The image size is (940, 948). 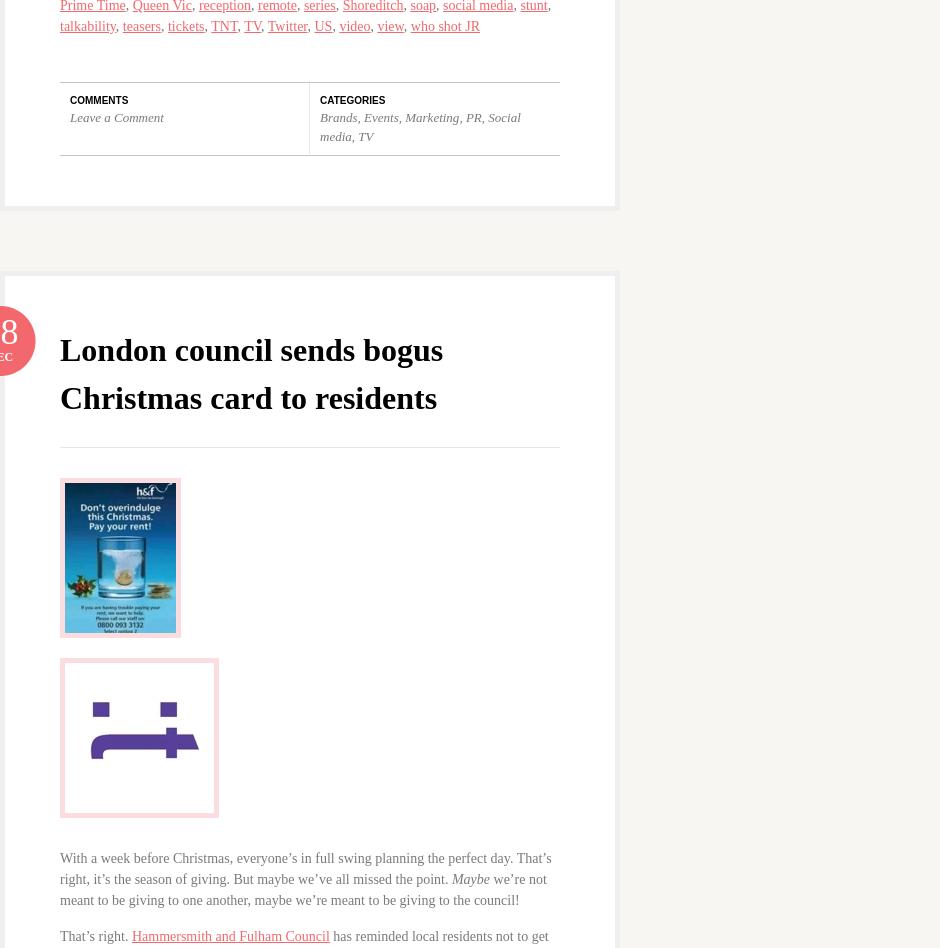 I want to click on 'That’s right.', so click(x=95, y=934).